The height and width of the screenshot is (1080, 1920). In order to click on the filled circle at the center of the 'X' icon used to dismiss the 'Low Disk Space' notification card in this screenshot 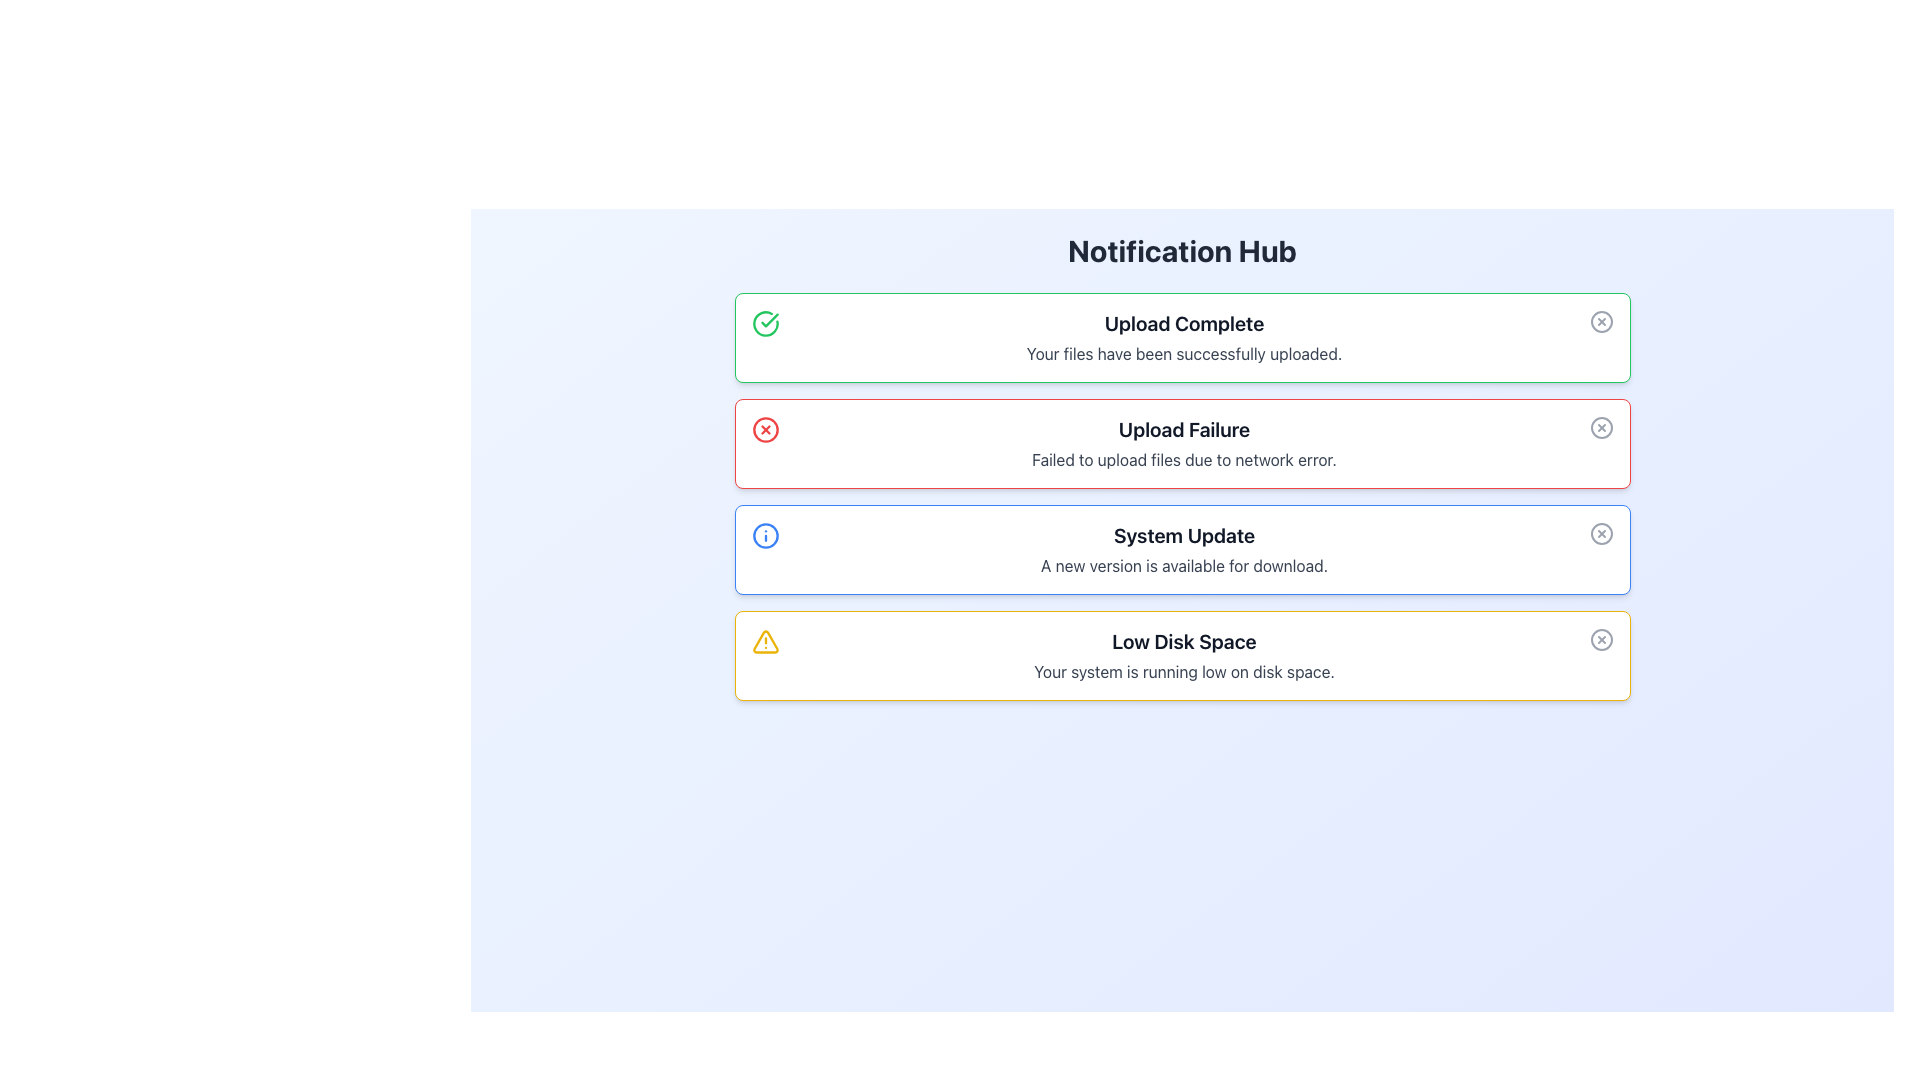, I will do `click(1601, 640)`.